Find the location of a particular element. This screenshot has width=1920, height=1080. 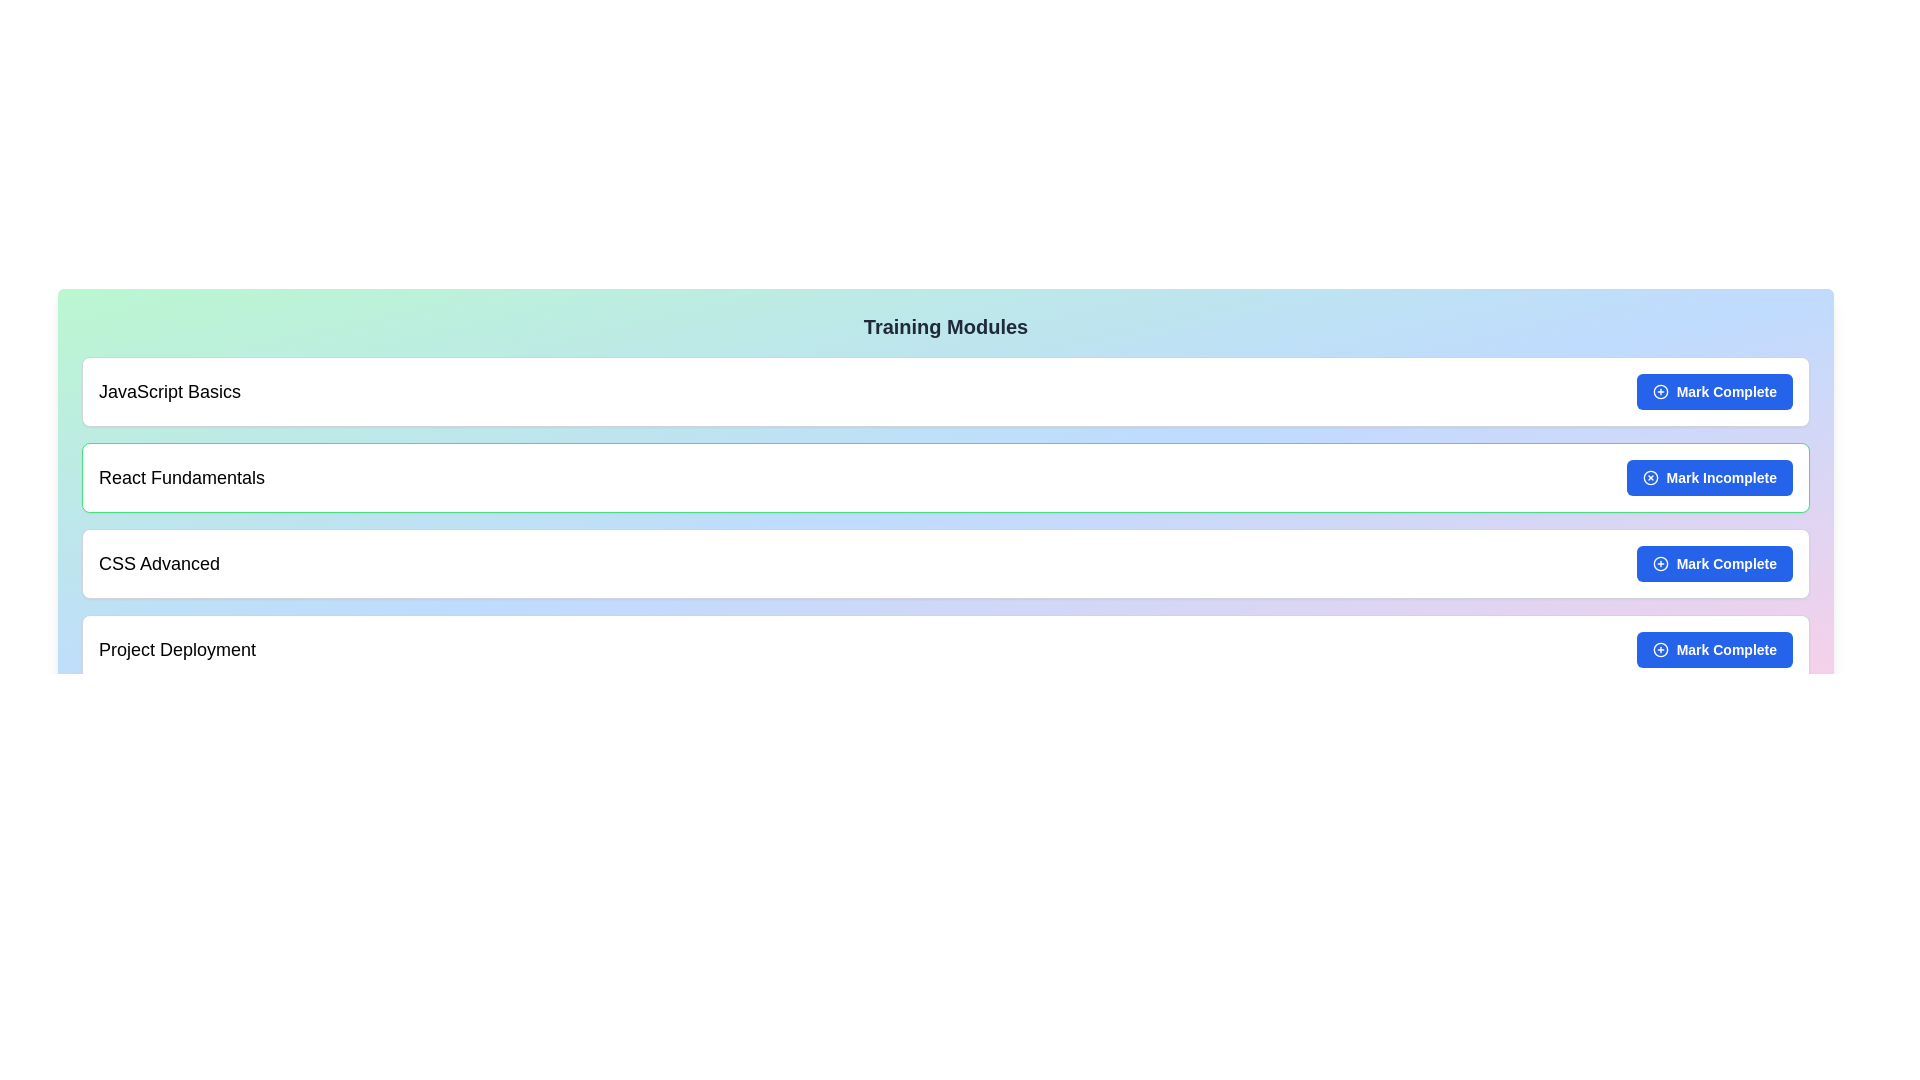

the circular button with a plus symbol inside, located to the left of the 'Mark Complete' label in the topmost row of the list is located at coordinates (1660, 392).